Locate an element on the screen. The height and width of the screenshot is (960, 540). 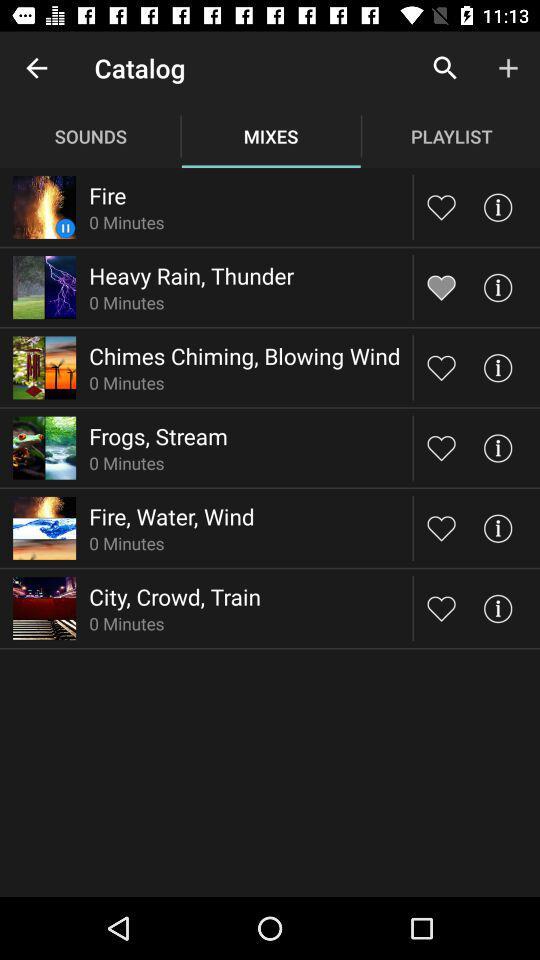
icon above sounds icon is located at coordinates (36, 68).